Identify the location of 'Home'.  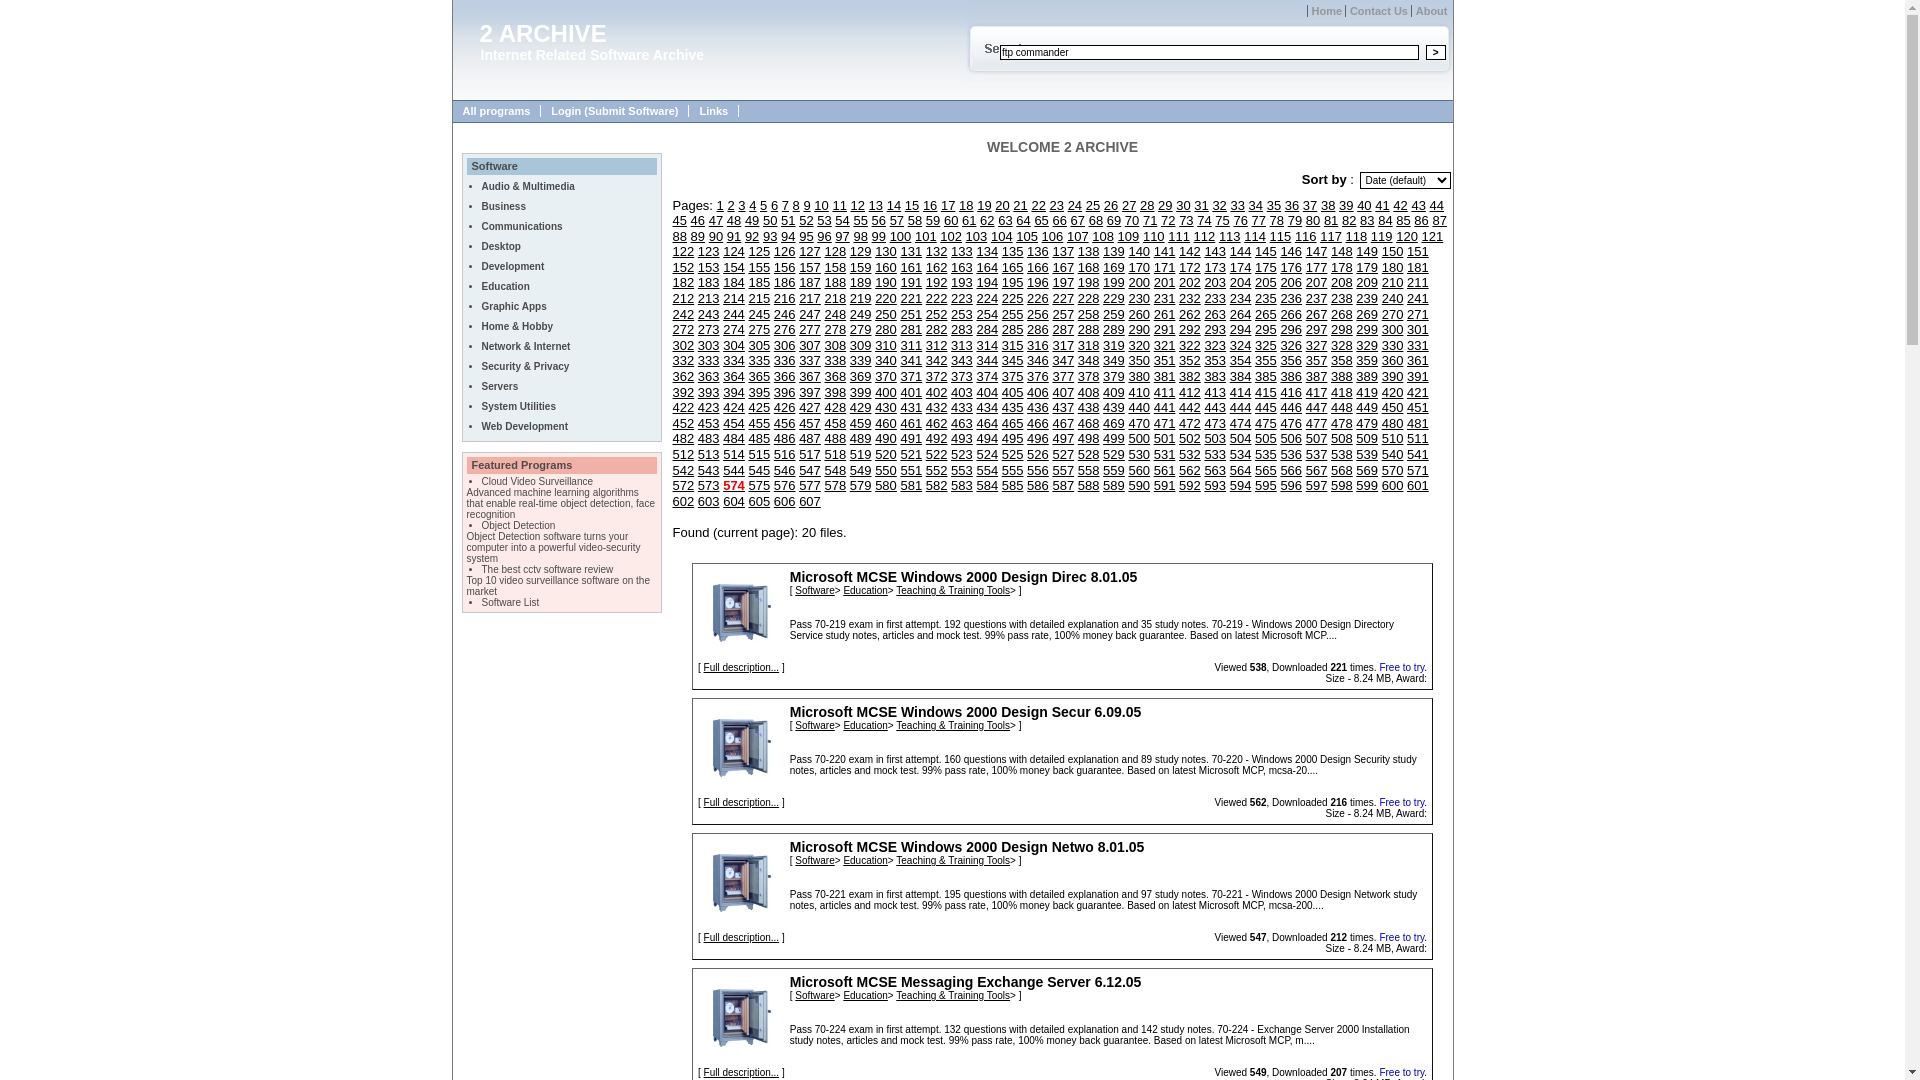
(1306, 11).